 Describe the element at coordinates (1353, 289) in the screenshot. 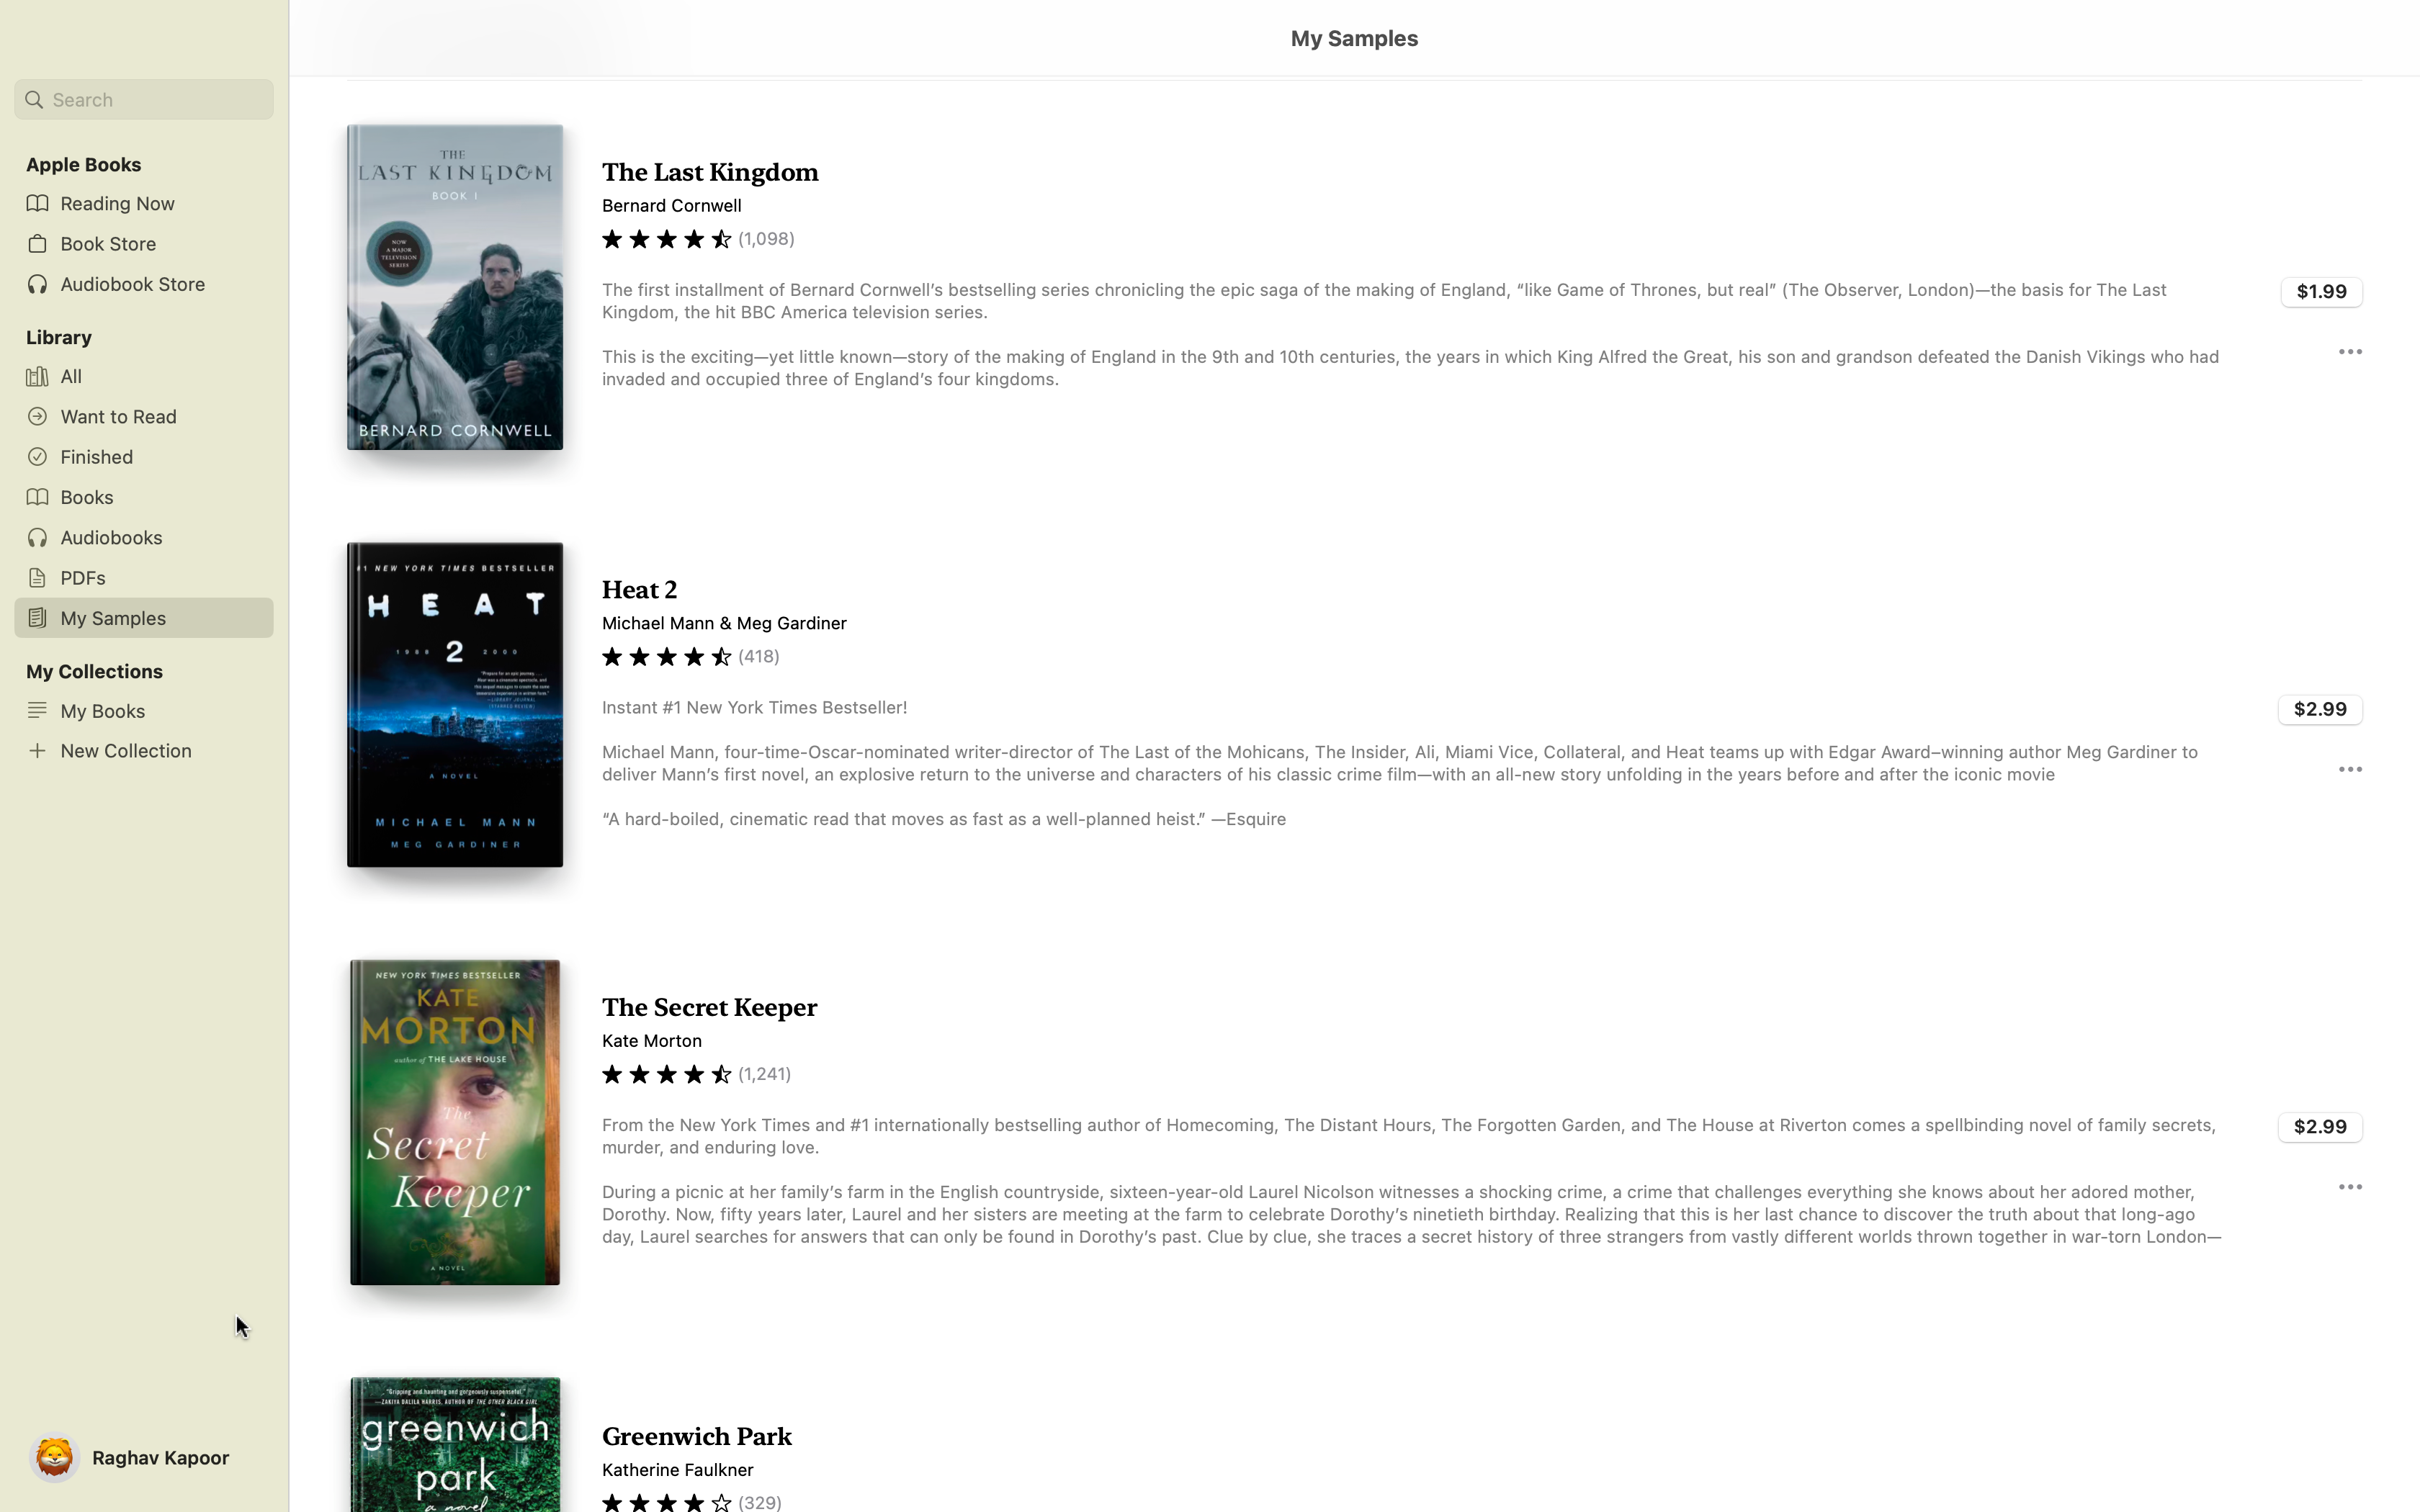

I see `Read the sample of "Last Kingdom` at that location.